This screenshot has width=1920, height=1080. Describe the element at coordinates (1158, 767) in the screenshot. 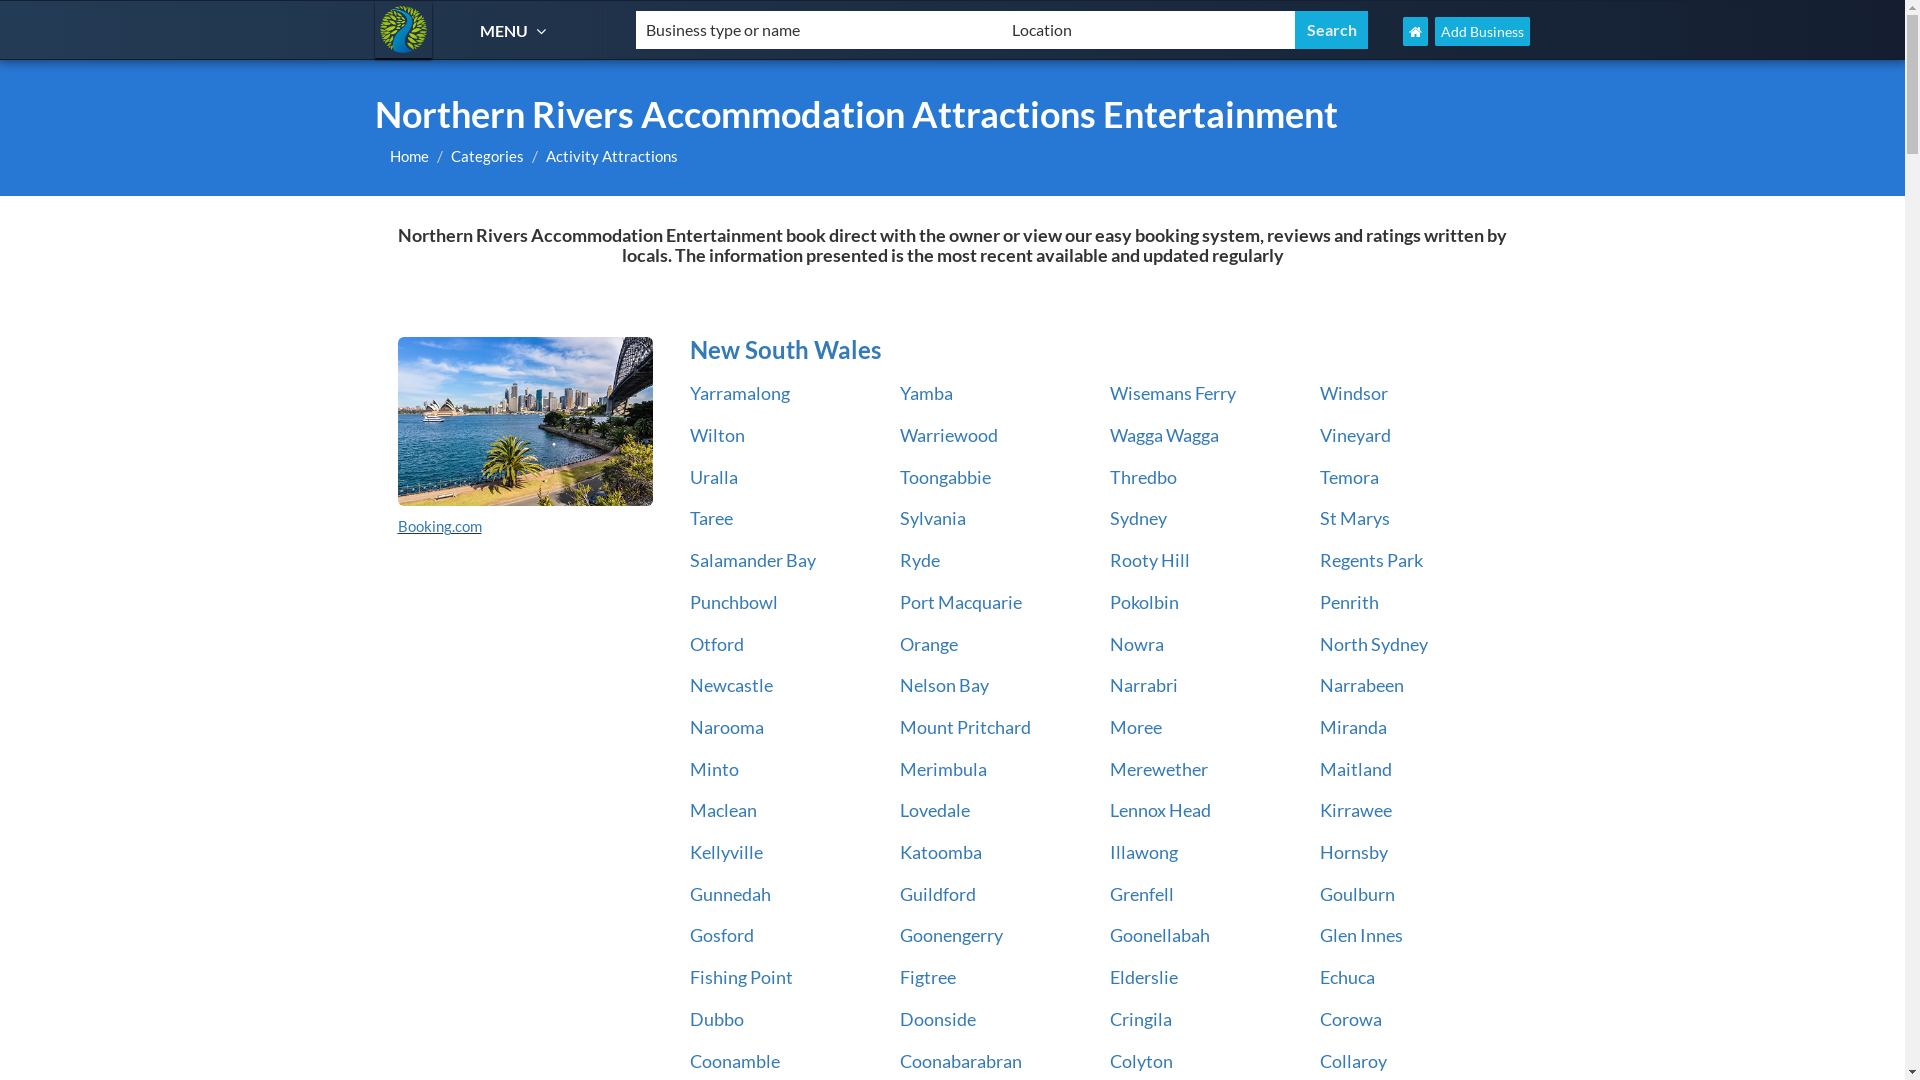

I see `'Merewether'` at that location.